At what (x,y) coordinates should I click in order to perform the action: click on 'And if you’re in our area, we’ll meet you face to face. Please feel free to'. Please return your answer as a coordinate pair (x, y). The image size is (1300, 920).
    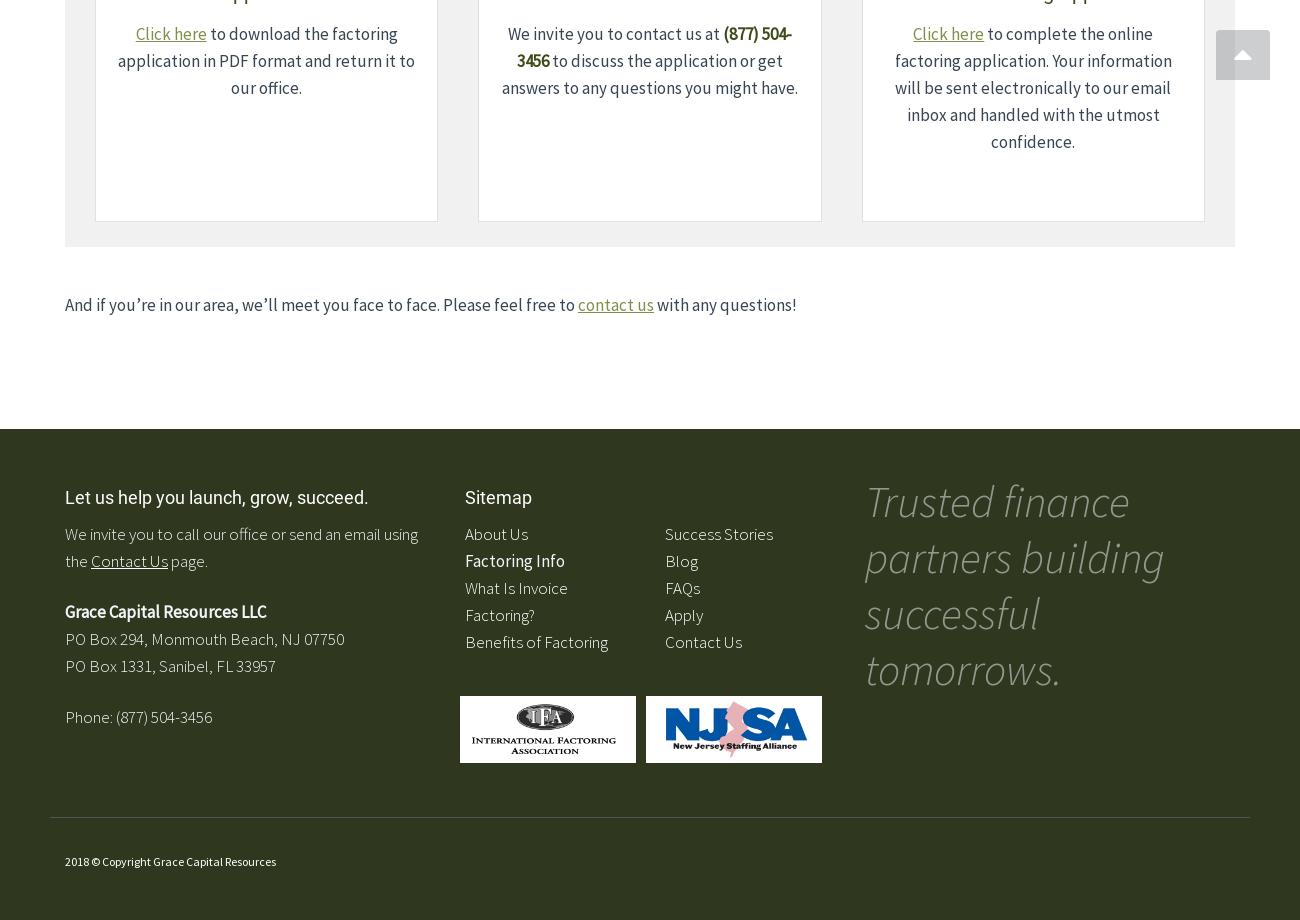
    Looking at the image, I should click on (321, 304).